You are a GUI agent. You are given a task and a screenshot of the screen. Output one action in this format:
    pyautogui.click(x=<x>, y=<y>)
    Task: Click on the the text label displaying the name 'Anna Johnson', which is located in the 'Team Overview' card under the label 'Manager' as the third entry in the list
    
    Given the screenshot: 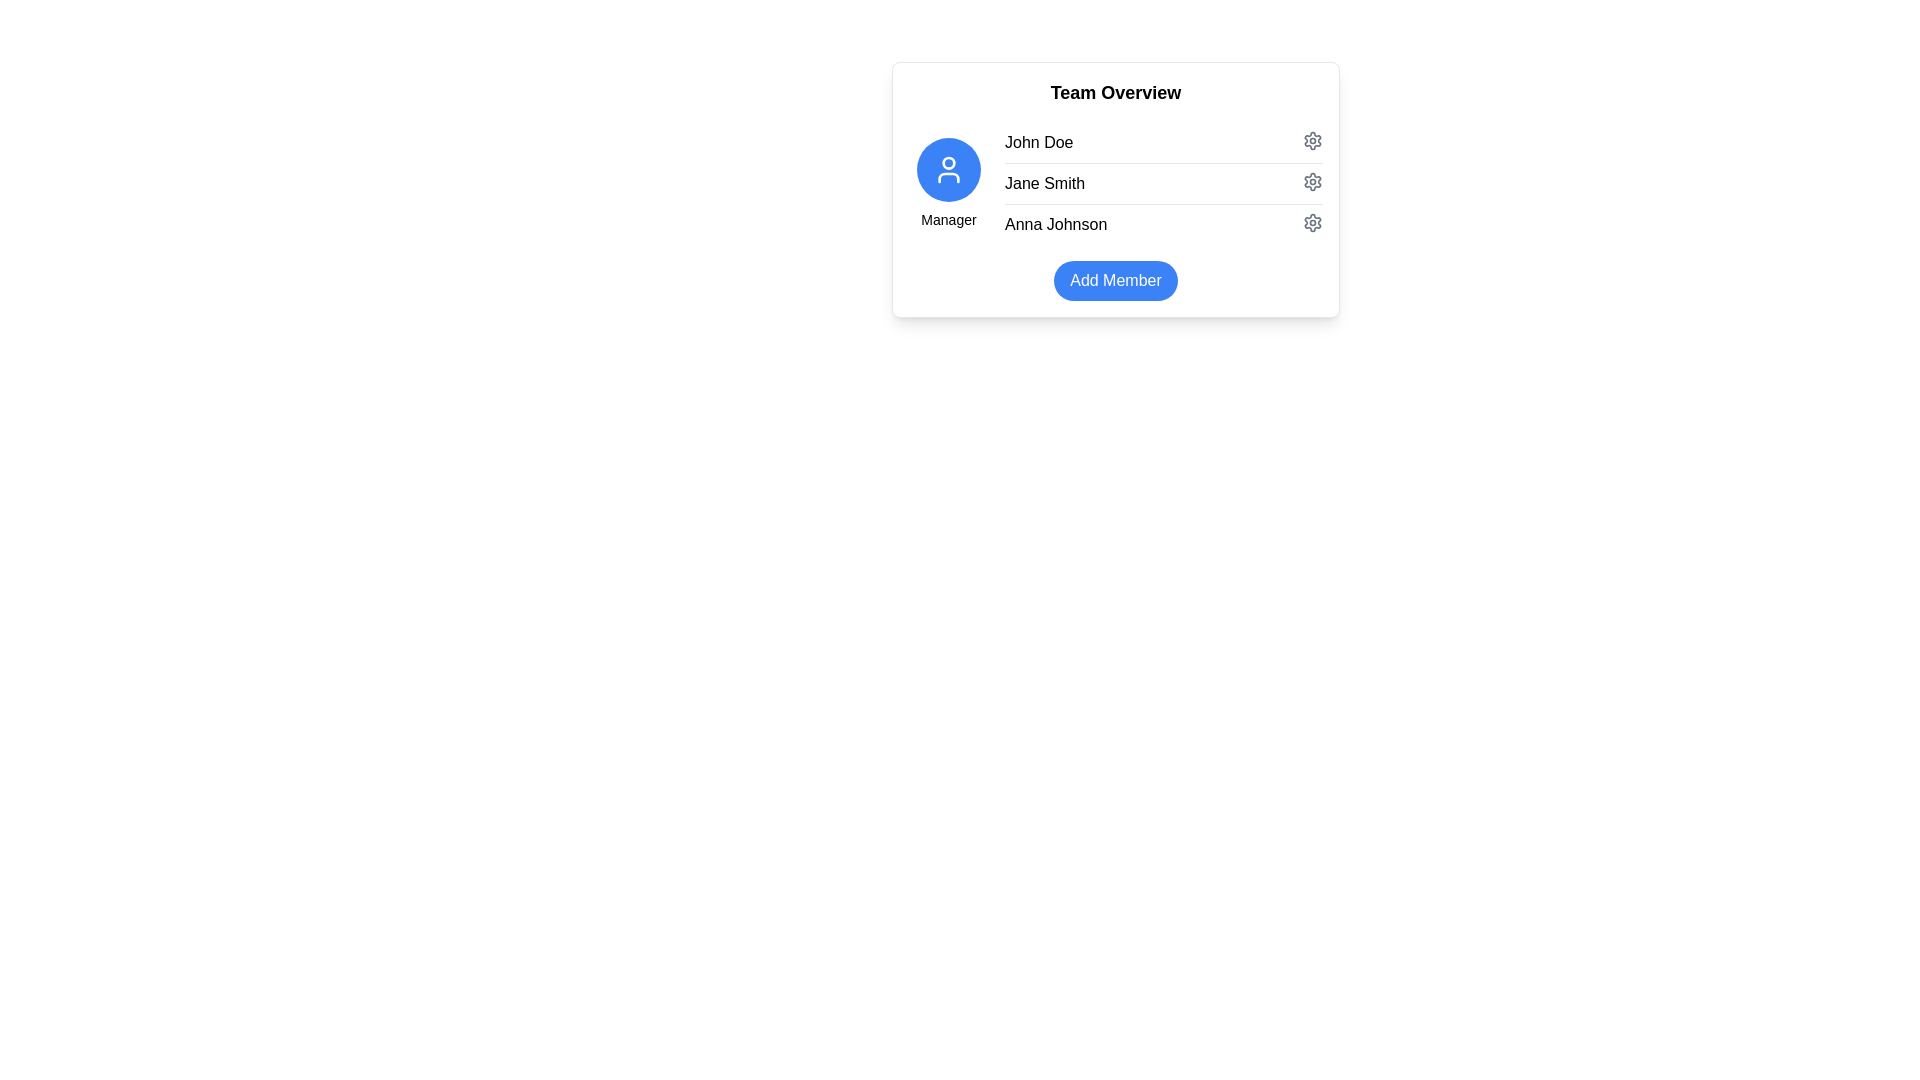 What is the action you would take?
    pyautogui.click(x=1055, y=224)
    